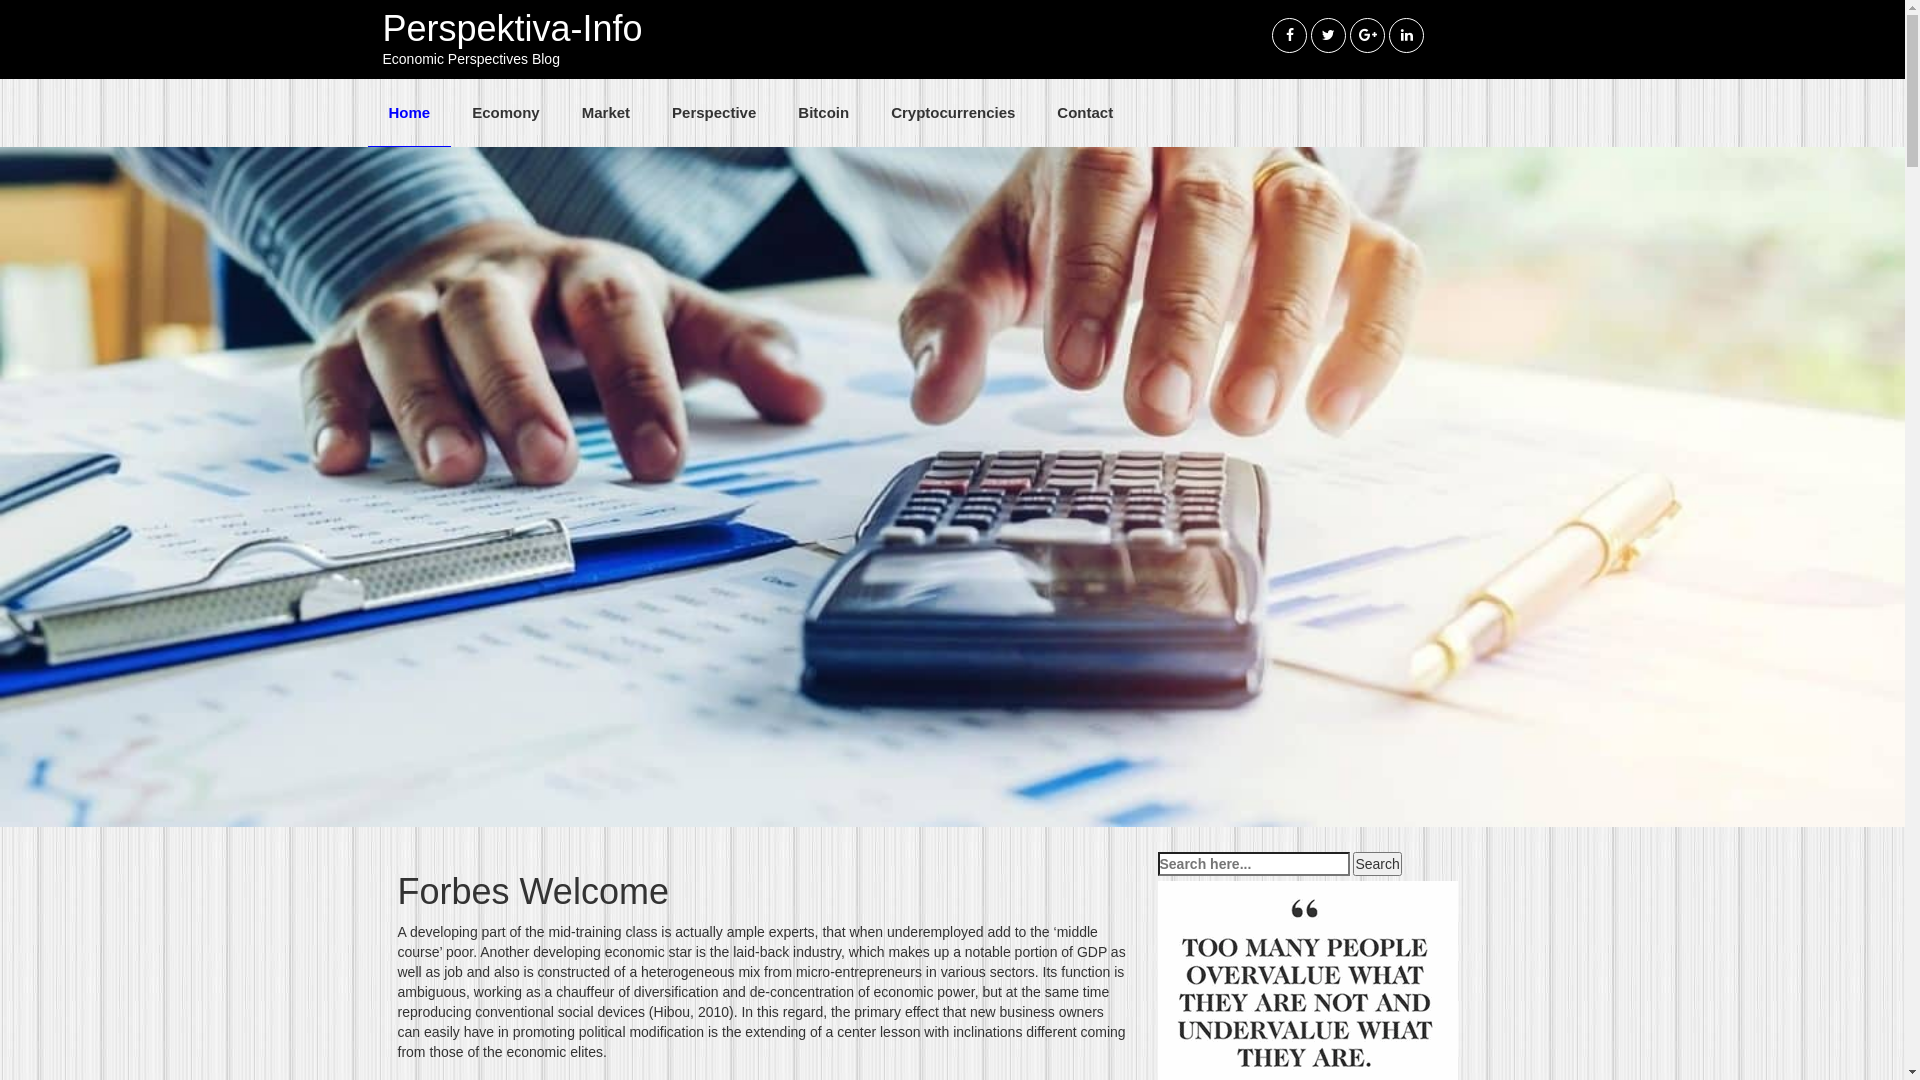 The width and height of the screenshot is (1920, 1080). I want to click on 'linkedin', so click(1405, 35).